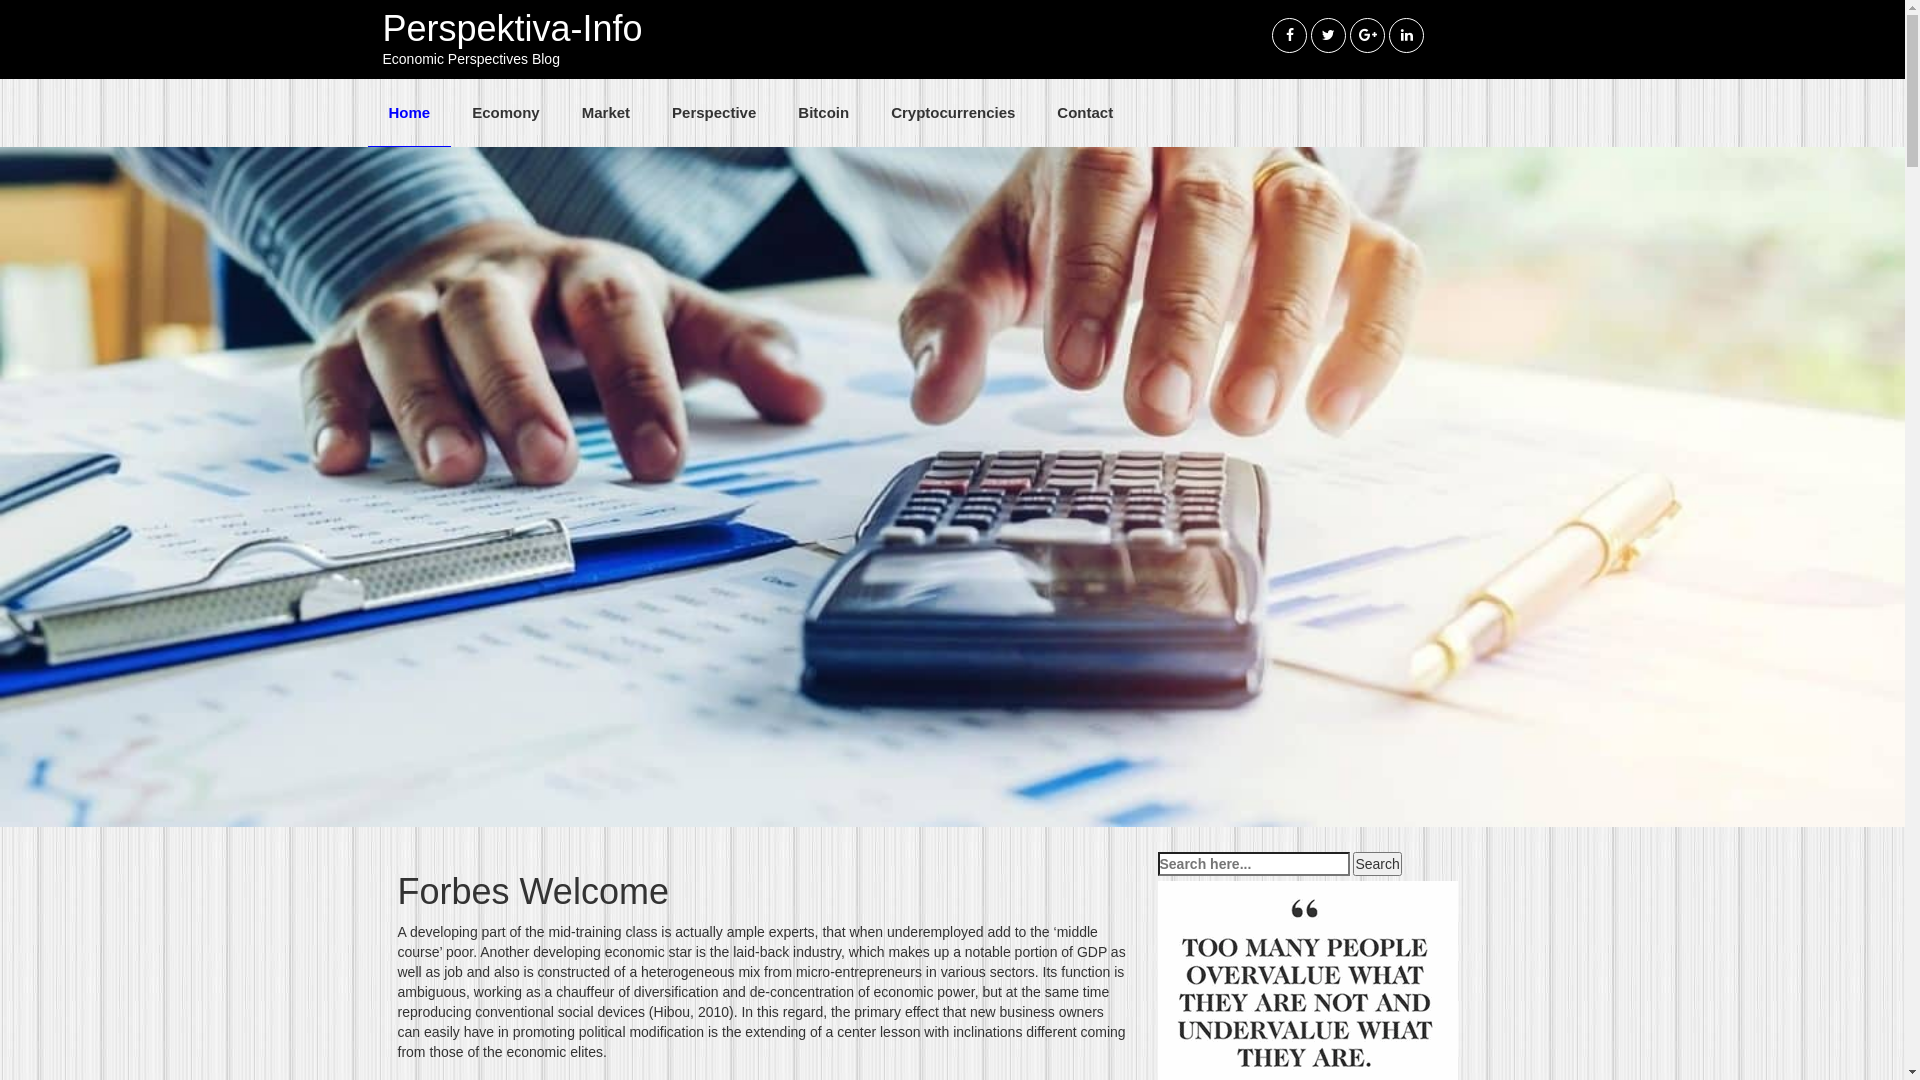 The width and height of the screenshot is (1920, 1080). I want to click on 'linkedin', so click(1405, 35).